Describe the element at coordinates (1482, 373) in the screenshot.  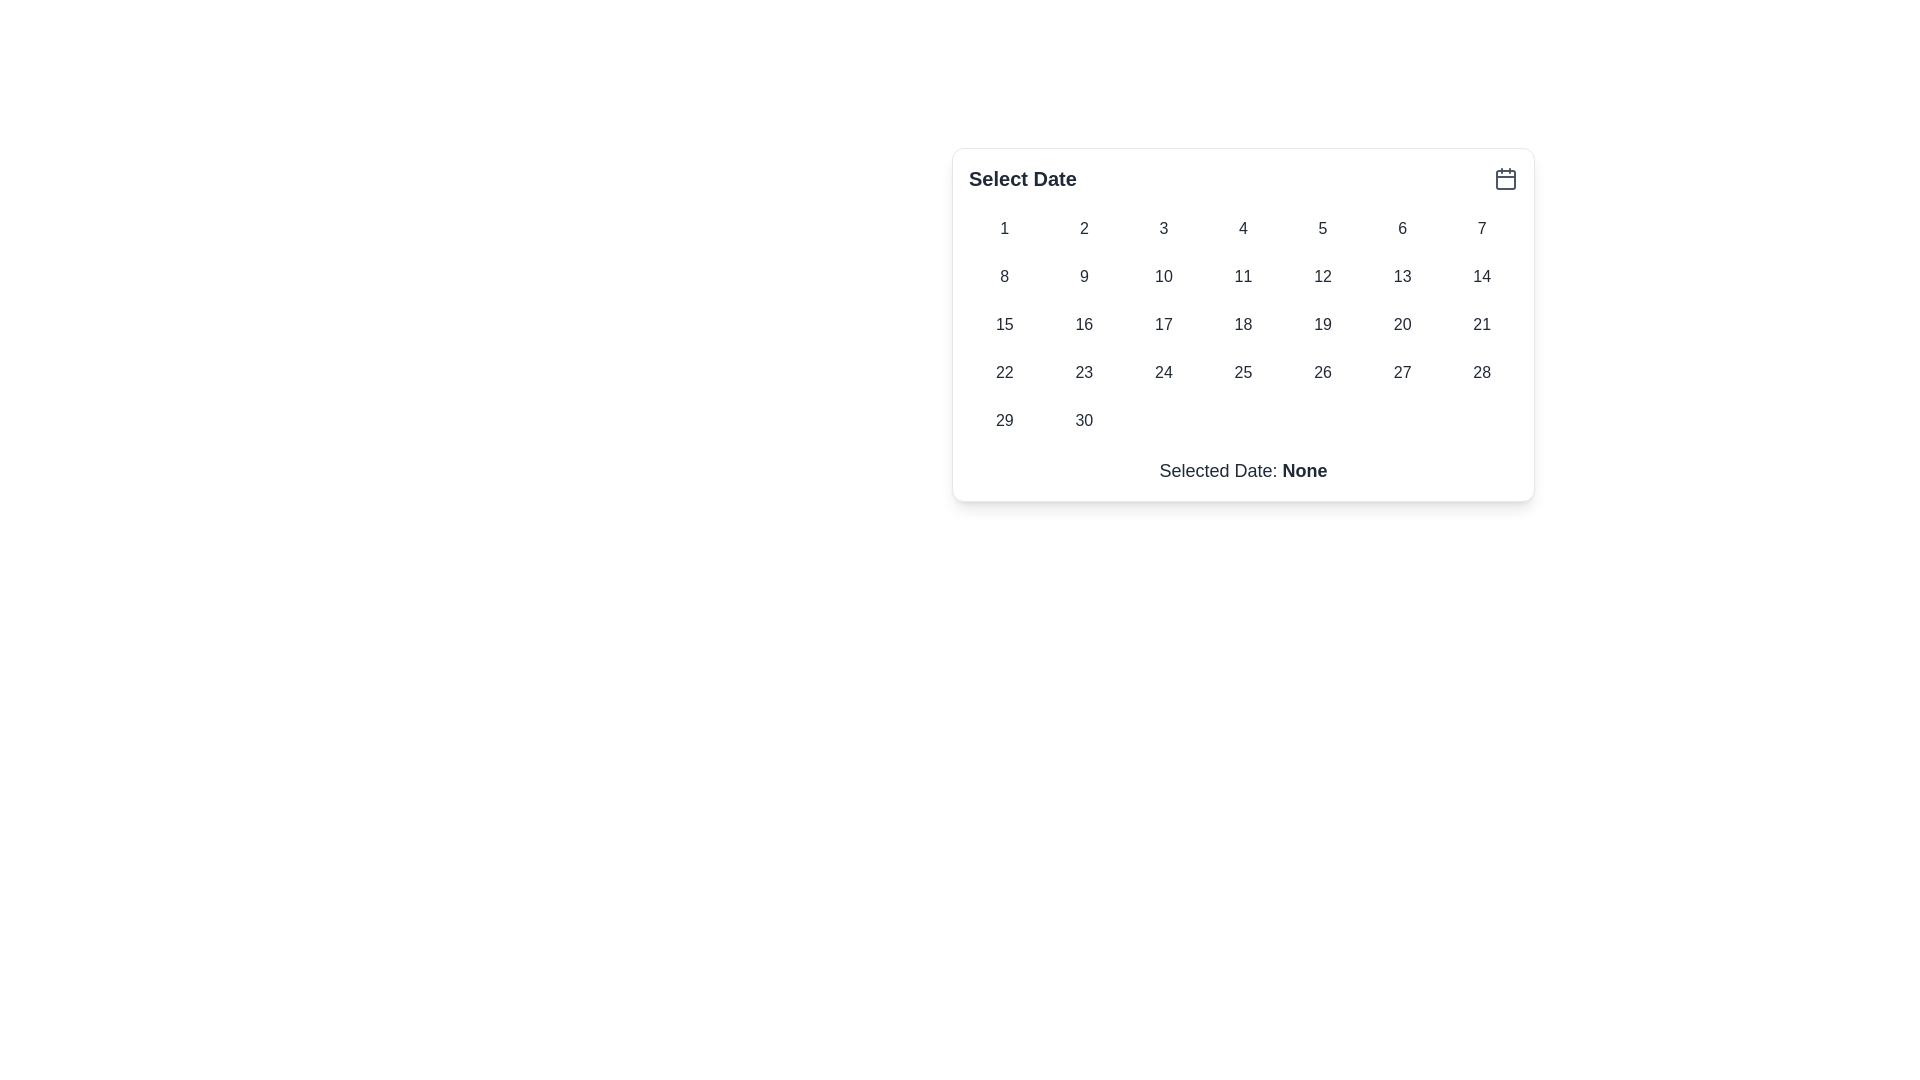
I see `the button in the seventh column of the fourth row under the header 'Select Date'` at that location.